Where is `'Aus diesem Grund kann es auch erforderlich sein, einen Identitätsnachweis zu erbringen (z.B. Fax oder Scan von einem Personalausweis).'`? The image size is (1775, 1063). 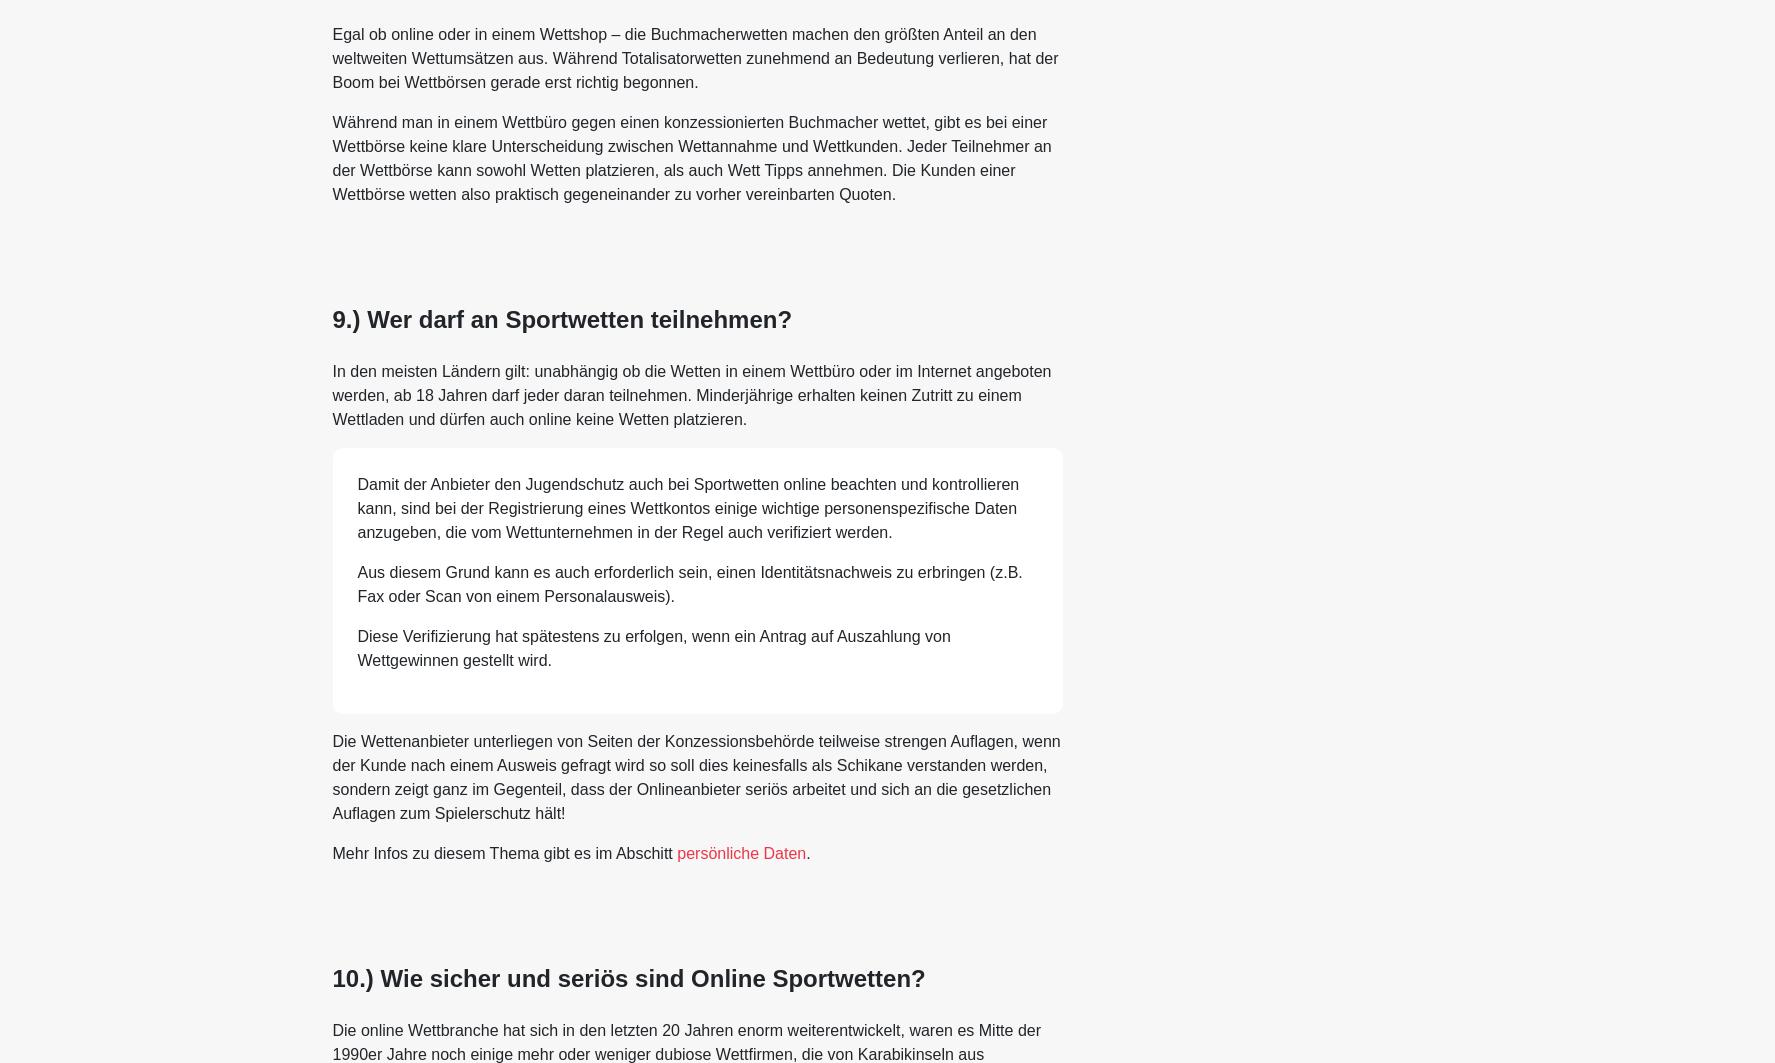
'Aus diesem Grund kann es auch erforderlich sein, einen Identitätsnachweis zu erbringen (z.B. Fax oder Scan von einem Personalausweis).' is located at coordinates (355, 582).